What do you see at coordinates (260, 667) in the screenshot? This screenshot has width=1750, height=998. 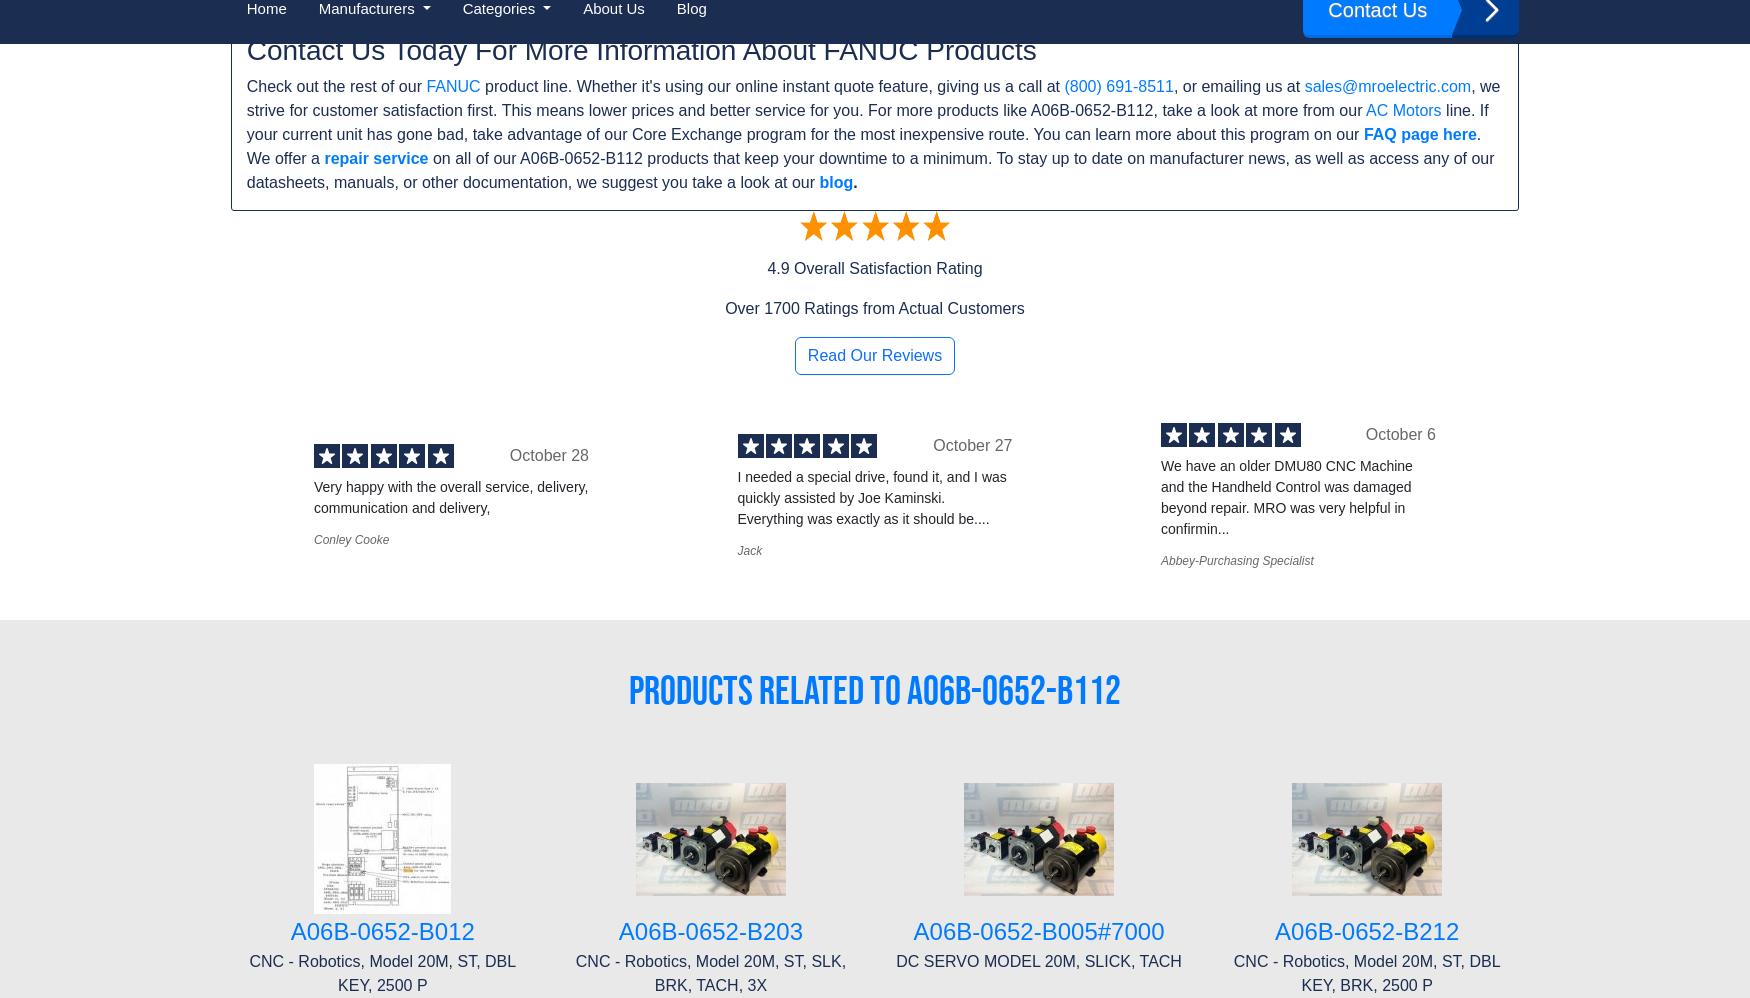 I see `'About us'` at bounding box center [260, 667].